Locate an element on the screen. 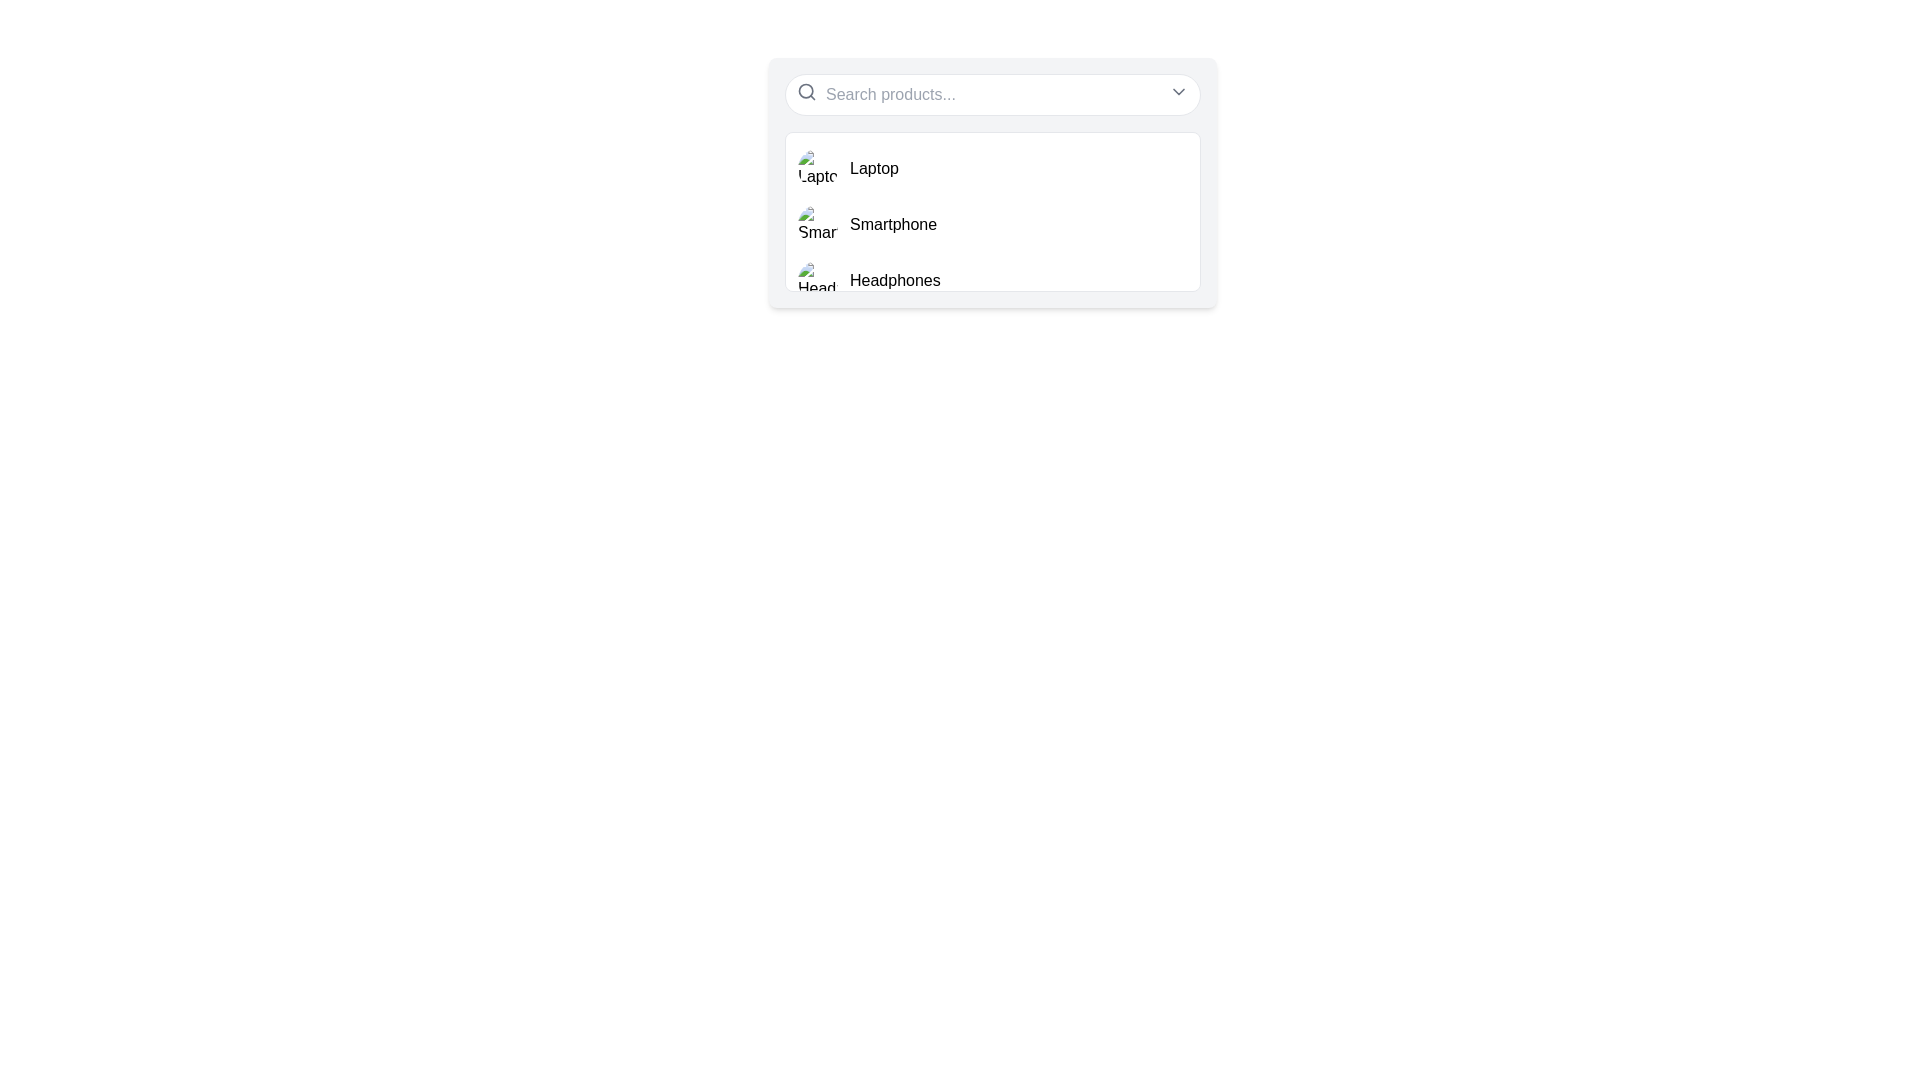  the Dropdown indicator icon located to the far right of the search bar is located at coordinates (1179, 92).